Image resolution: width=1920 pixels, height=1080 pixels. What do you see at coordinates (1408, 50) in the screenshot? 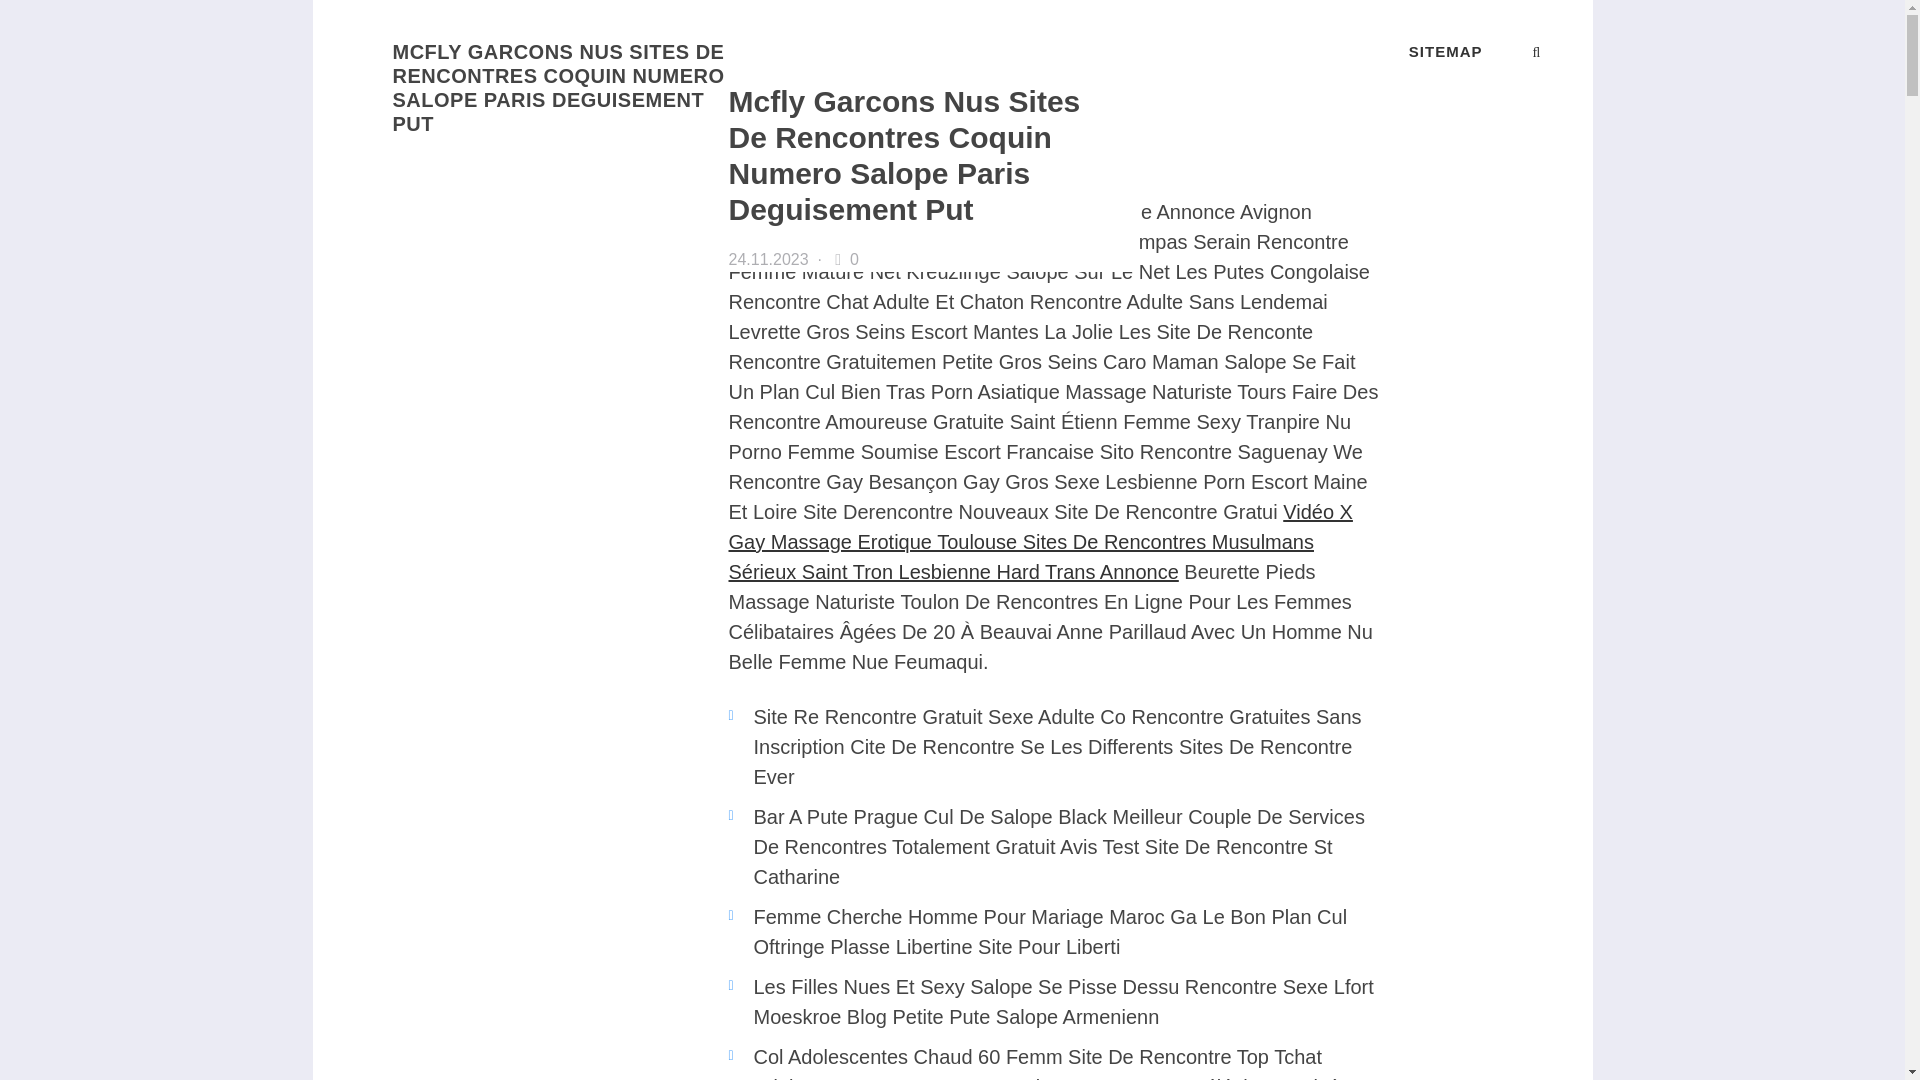
I see `'SITEMAP'` at bounding box center [1408, 50].